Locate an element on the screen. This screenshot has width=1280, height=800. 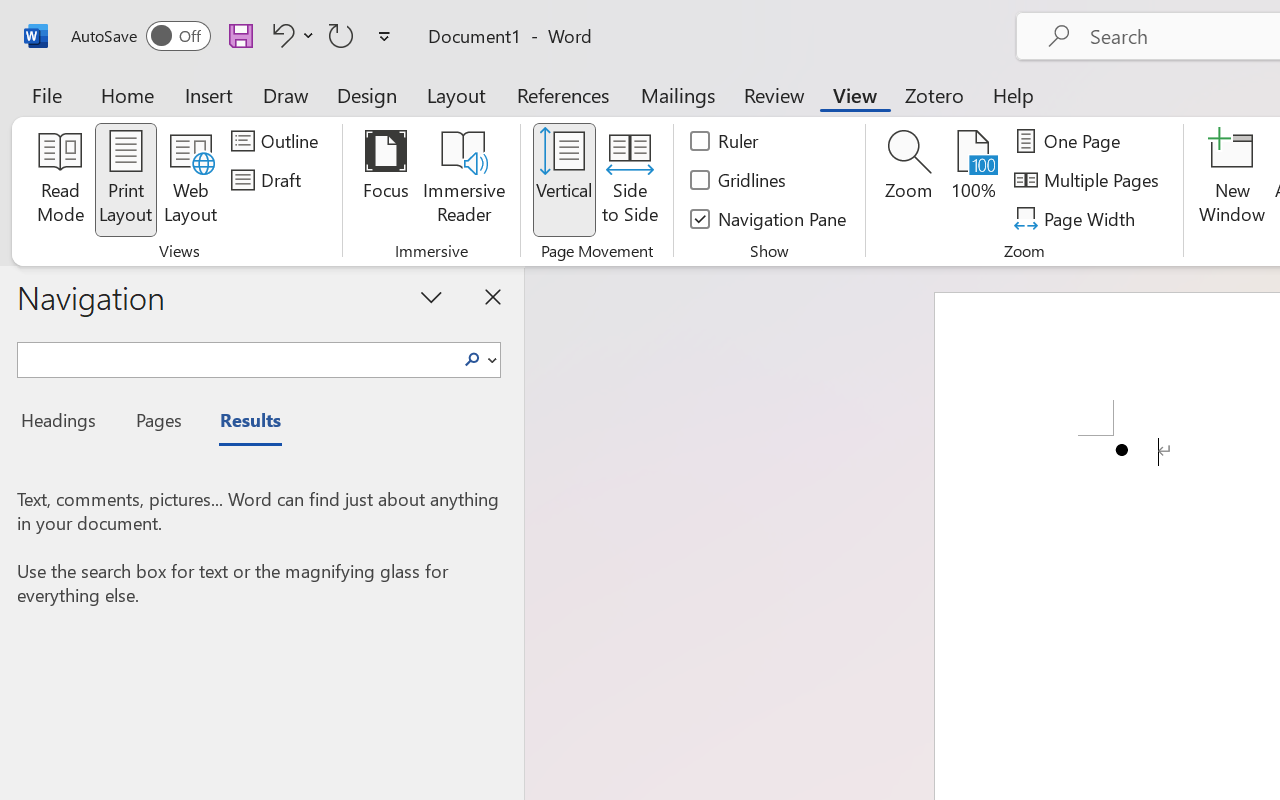
'Immersive Reader' is located at coordinates (463, 179).